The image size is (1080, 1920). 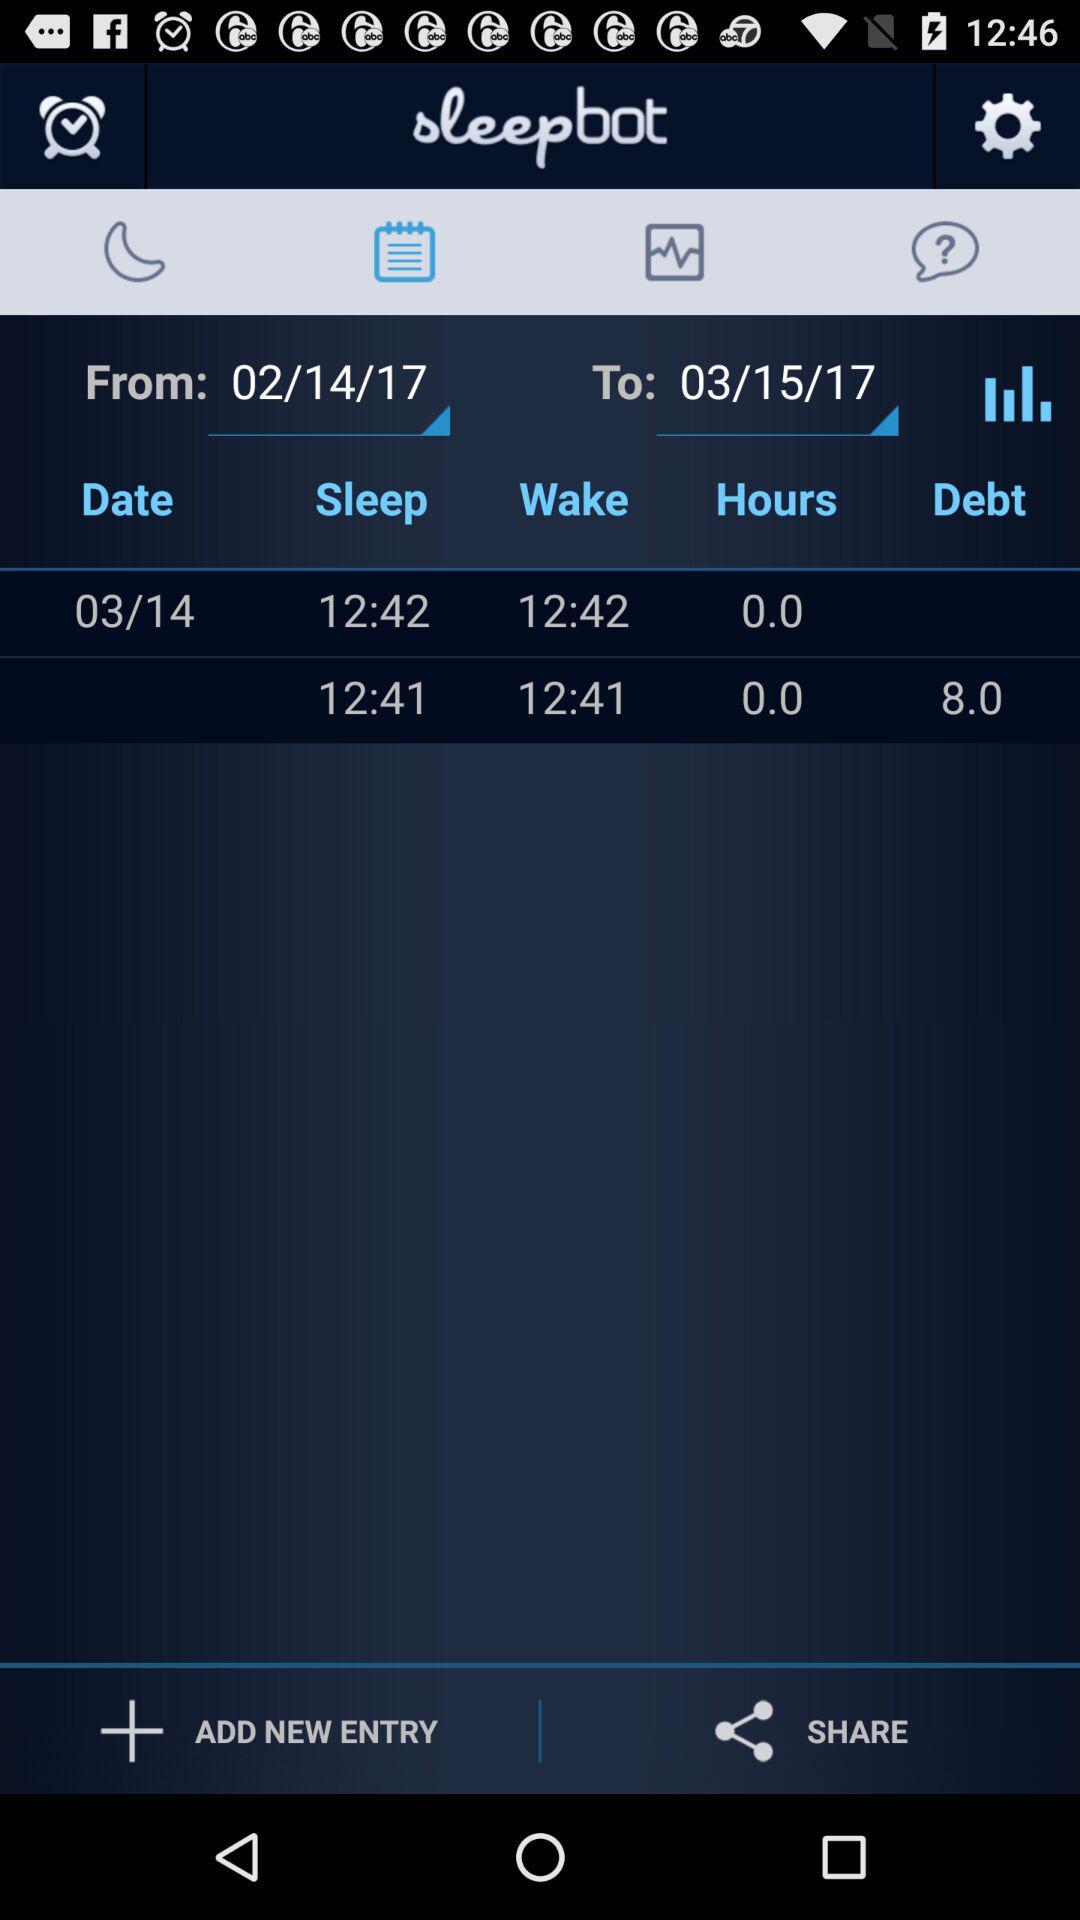 What do you see at coordinates (971, 612) in the screenshot?
I see `icon next to the 0.0 icon` at bounding box center [971, 612].